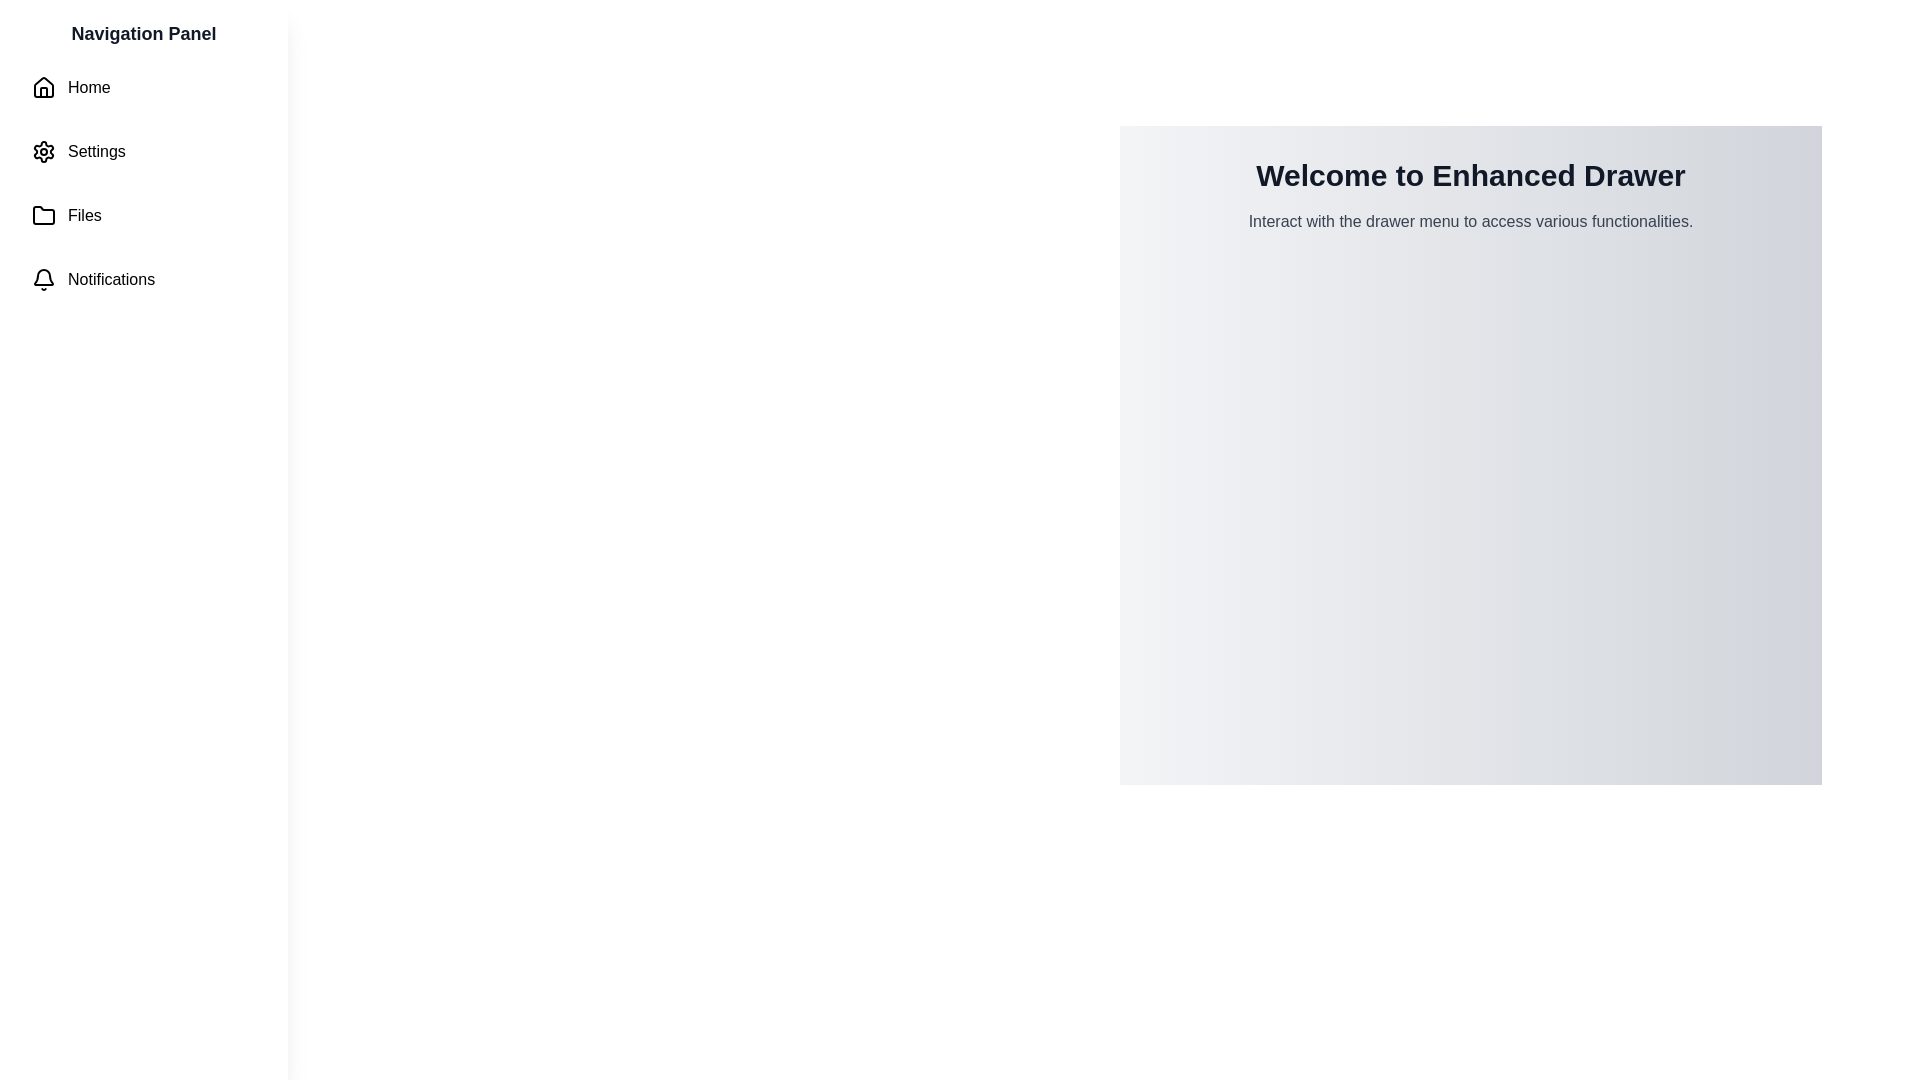  What do you see at coordinates (43, 150) in the screenshot?
I see `the settings icon in the vertical navigation panel, which represents application configuration options` at bounding box center [43, 150].